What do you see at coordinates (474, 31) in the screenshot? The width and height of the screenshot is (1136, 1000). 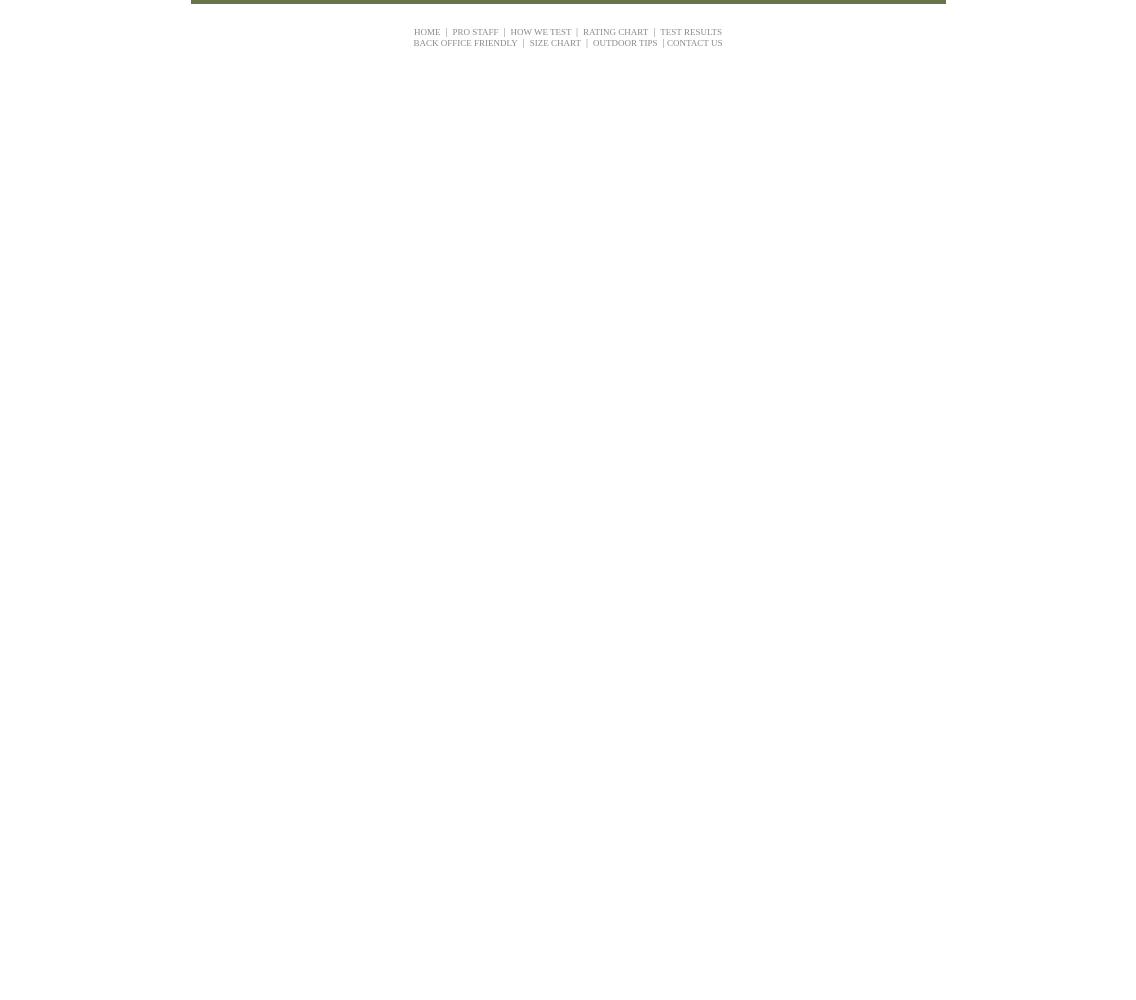 I see `'PRO STAFF'` at bounding box center [474, 31].